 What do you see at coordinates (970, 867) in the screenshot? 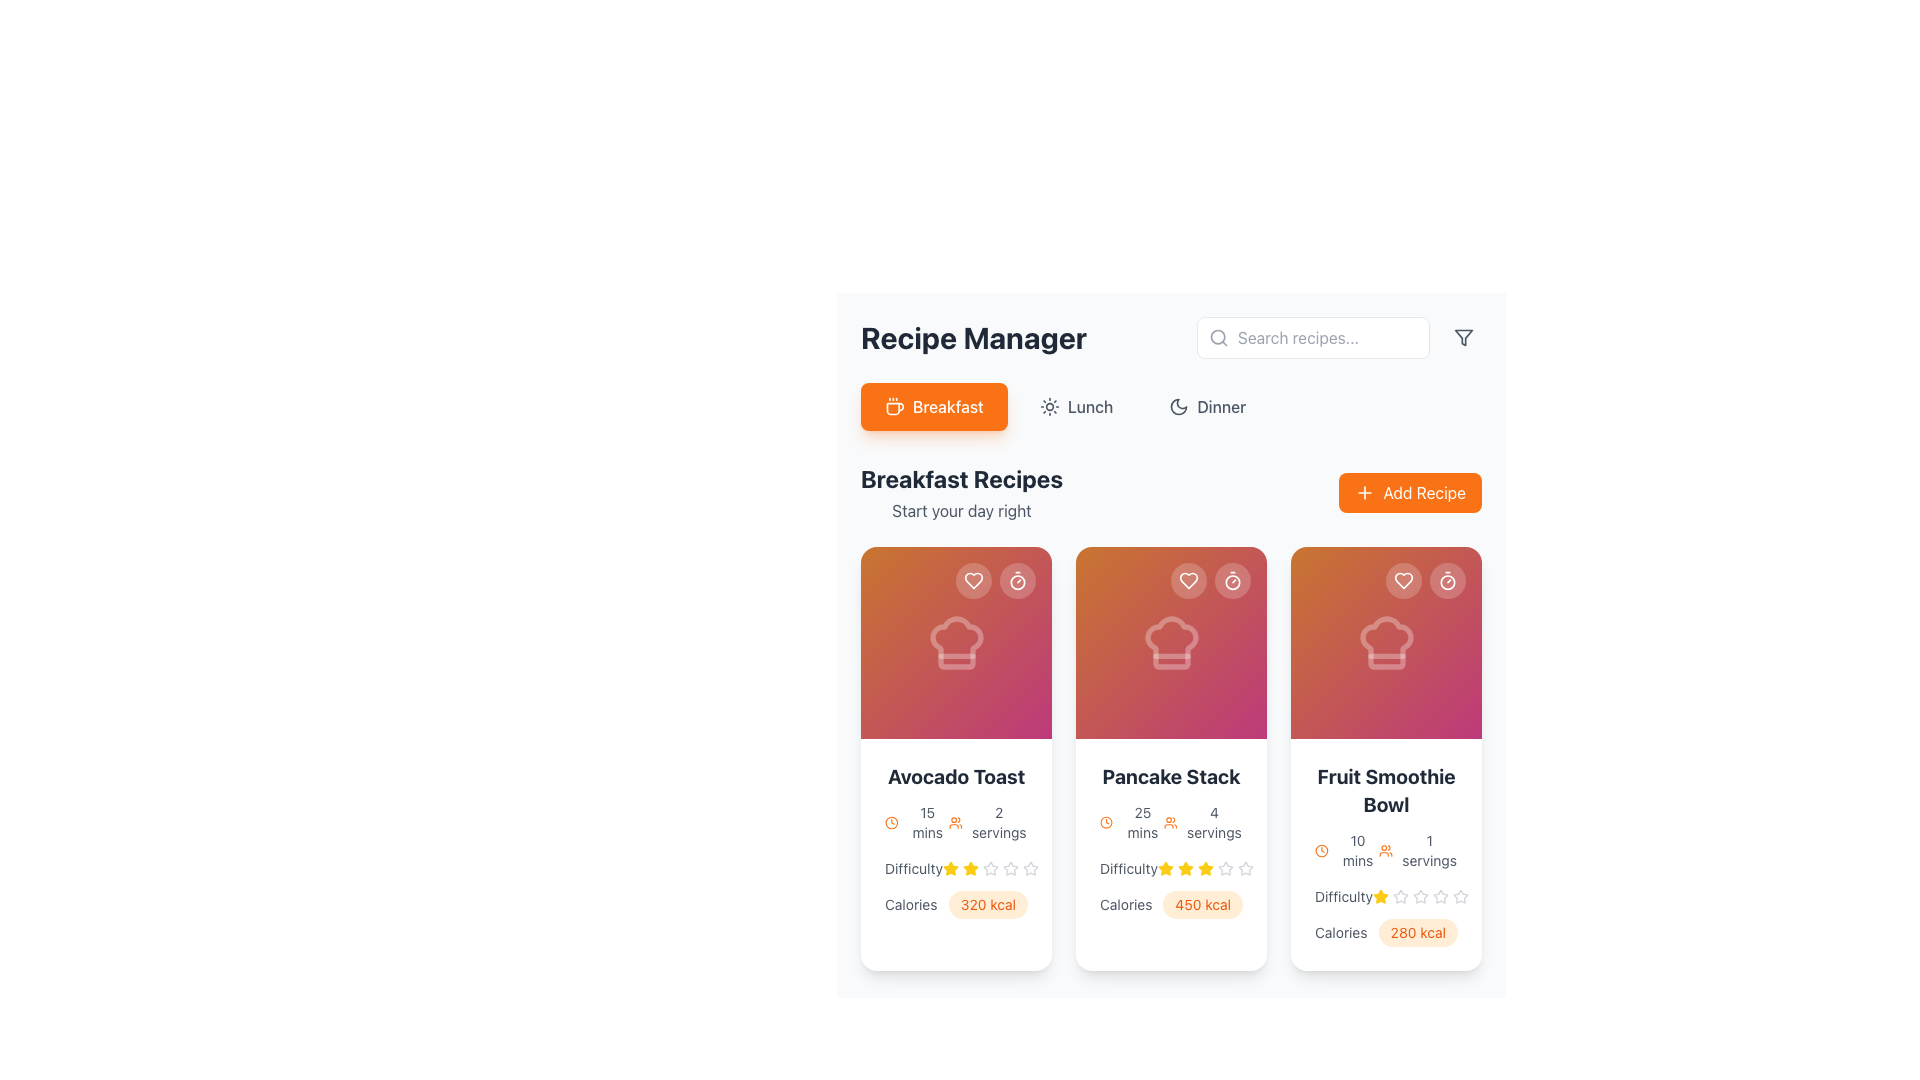
I see `the first star icon indicating the 'Difficulty' rating for the 'Avocado Toast' recipe, located in the 'Difficulty' section above the caloric information` at bounding box center [970, 867].